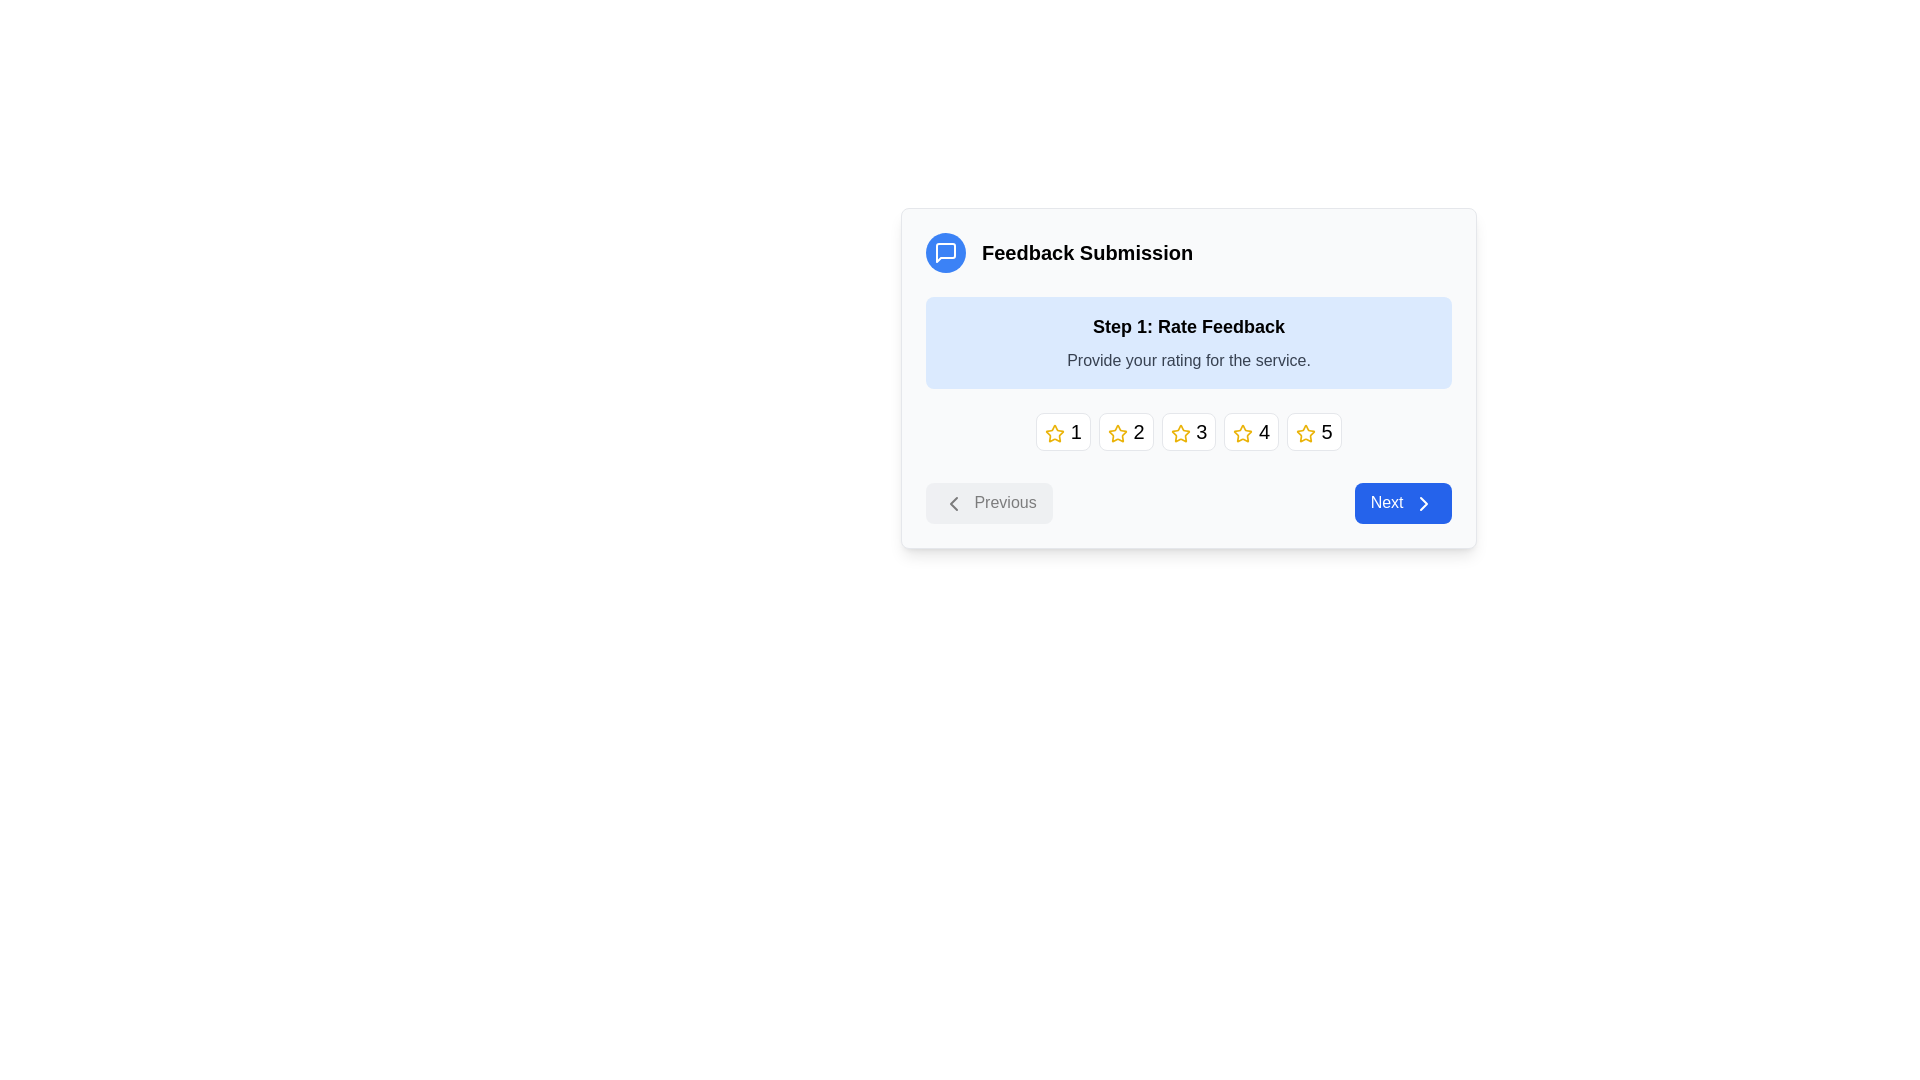 The width and height of the screenshot is (1920, 1080). I want to click on the fourth yellow star icon in the feedback rating section, so click(1305, 432).